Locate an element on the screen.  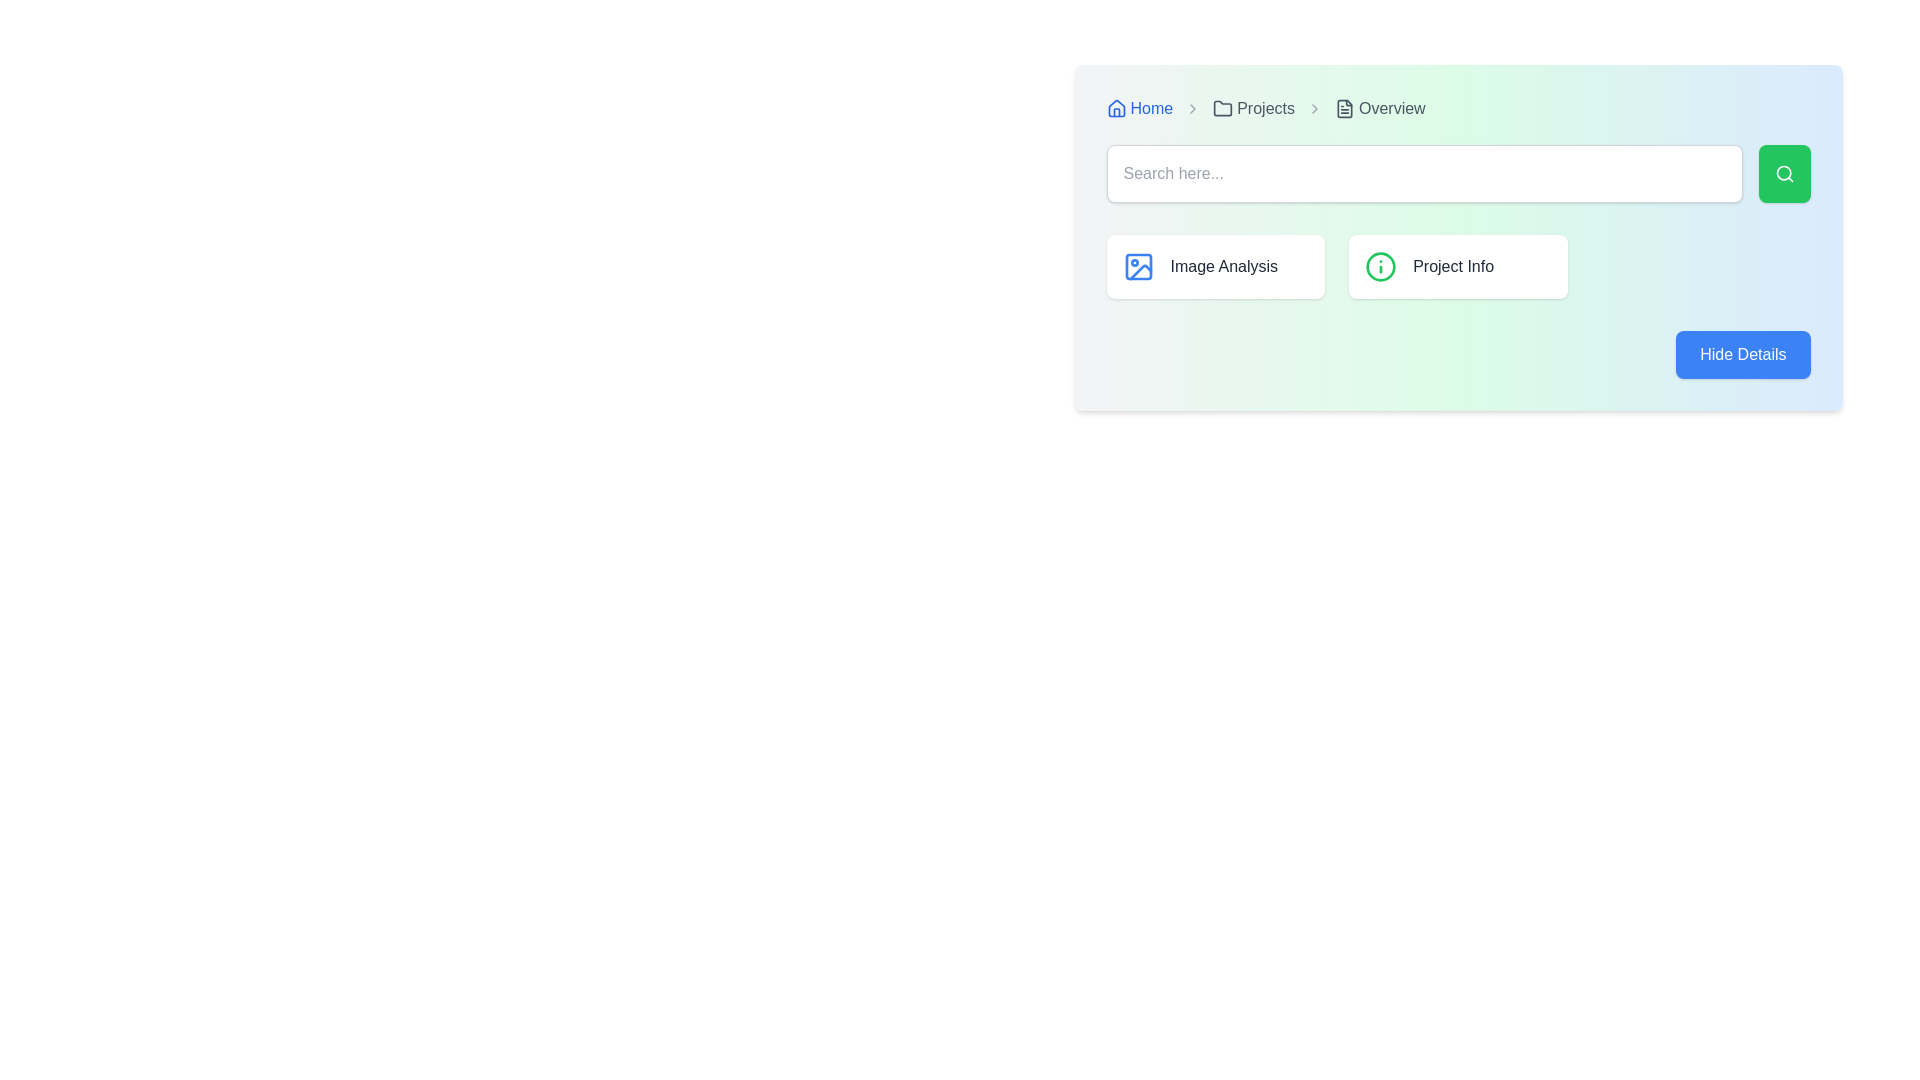
the second card in the 'Projects > Overview' section, which is located to the right of the 'Image Analysis' card is located at coordinates (1458, 265).